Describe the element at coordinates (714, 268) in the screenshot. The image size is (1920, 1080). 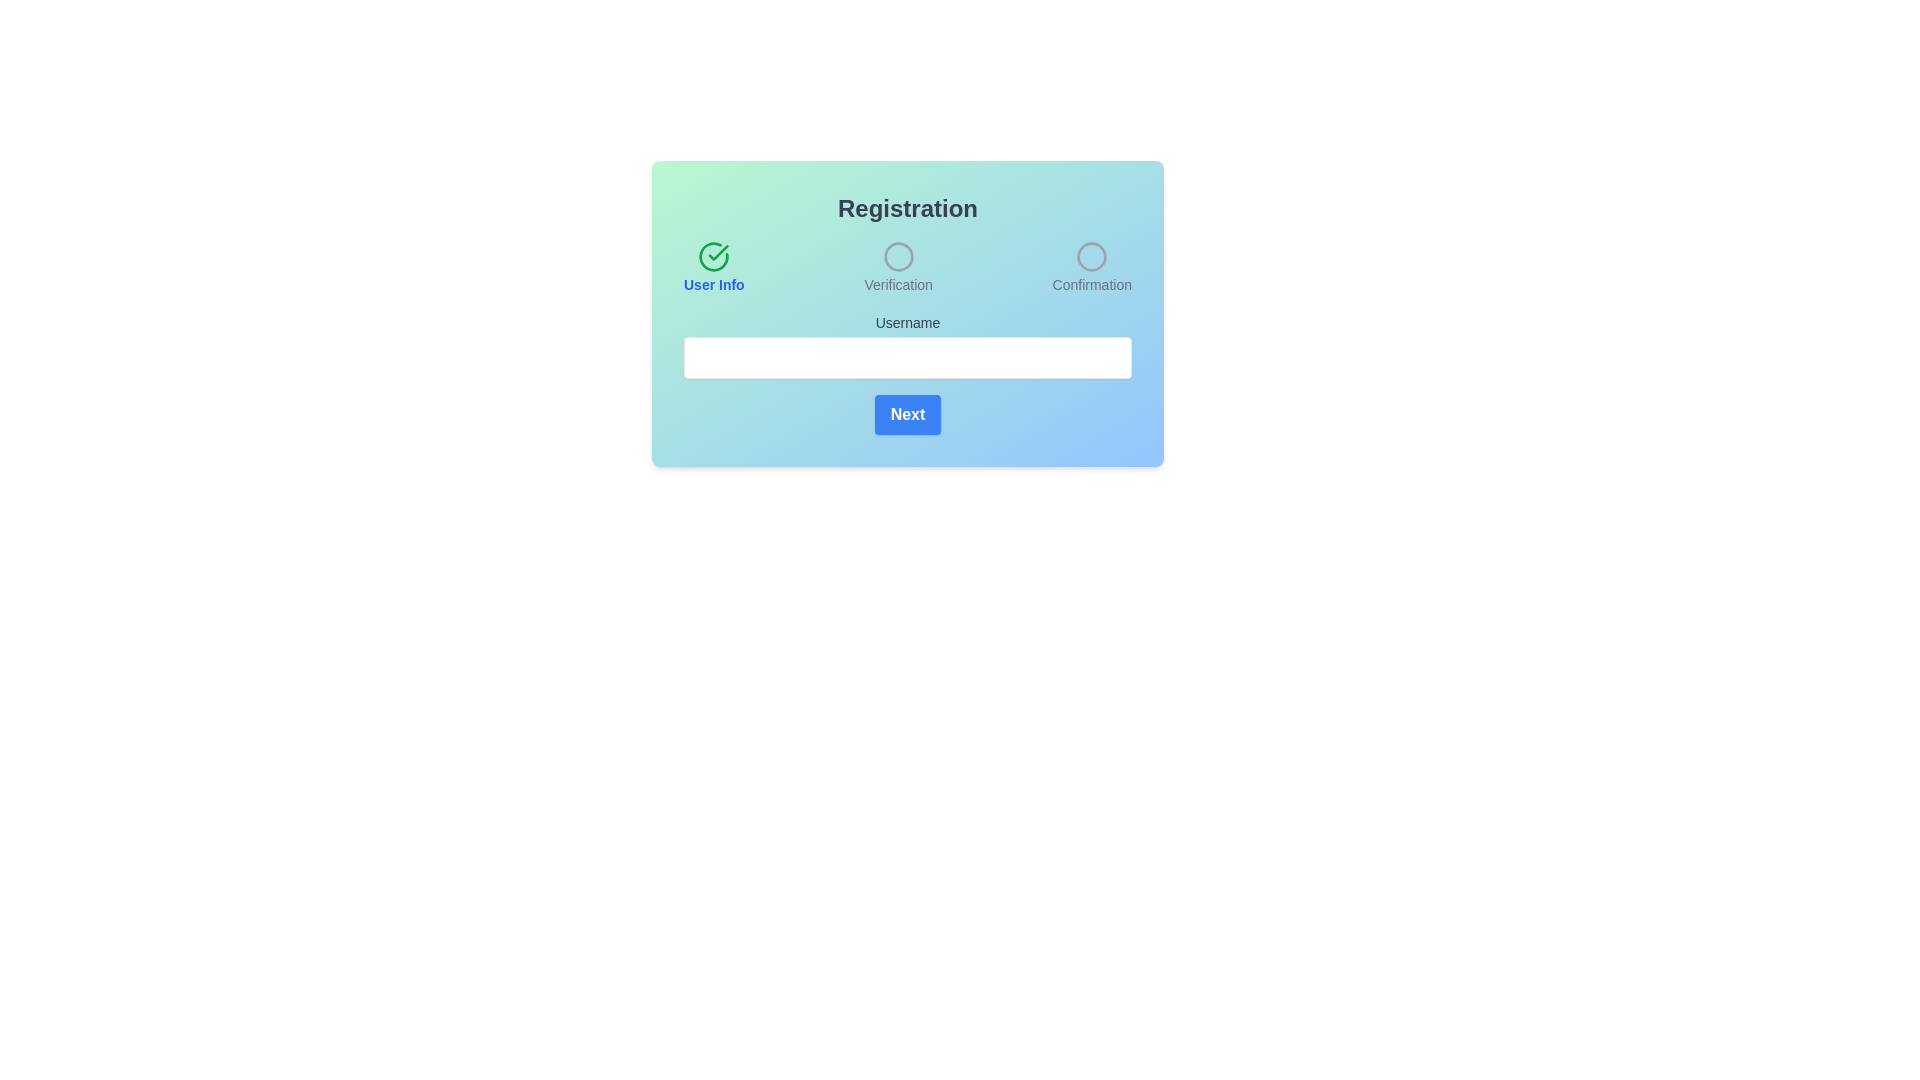
I see `the status indicator element that displays a green check mark icon and the text 'User Info' in bold blue font, indicating a completed or verified status` at that location.